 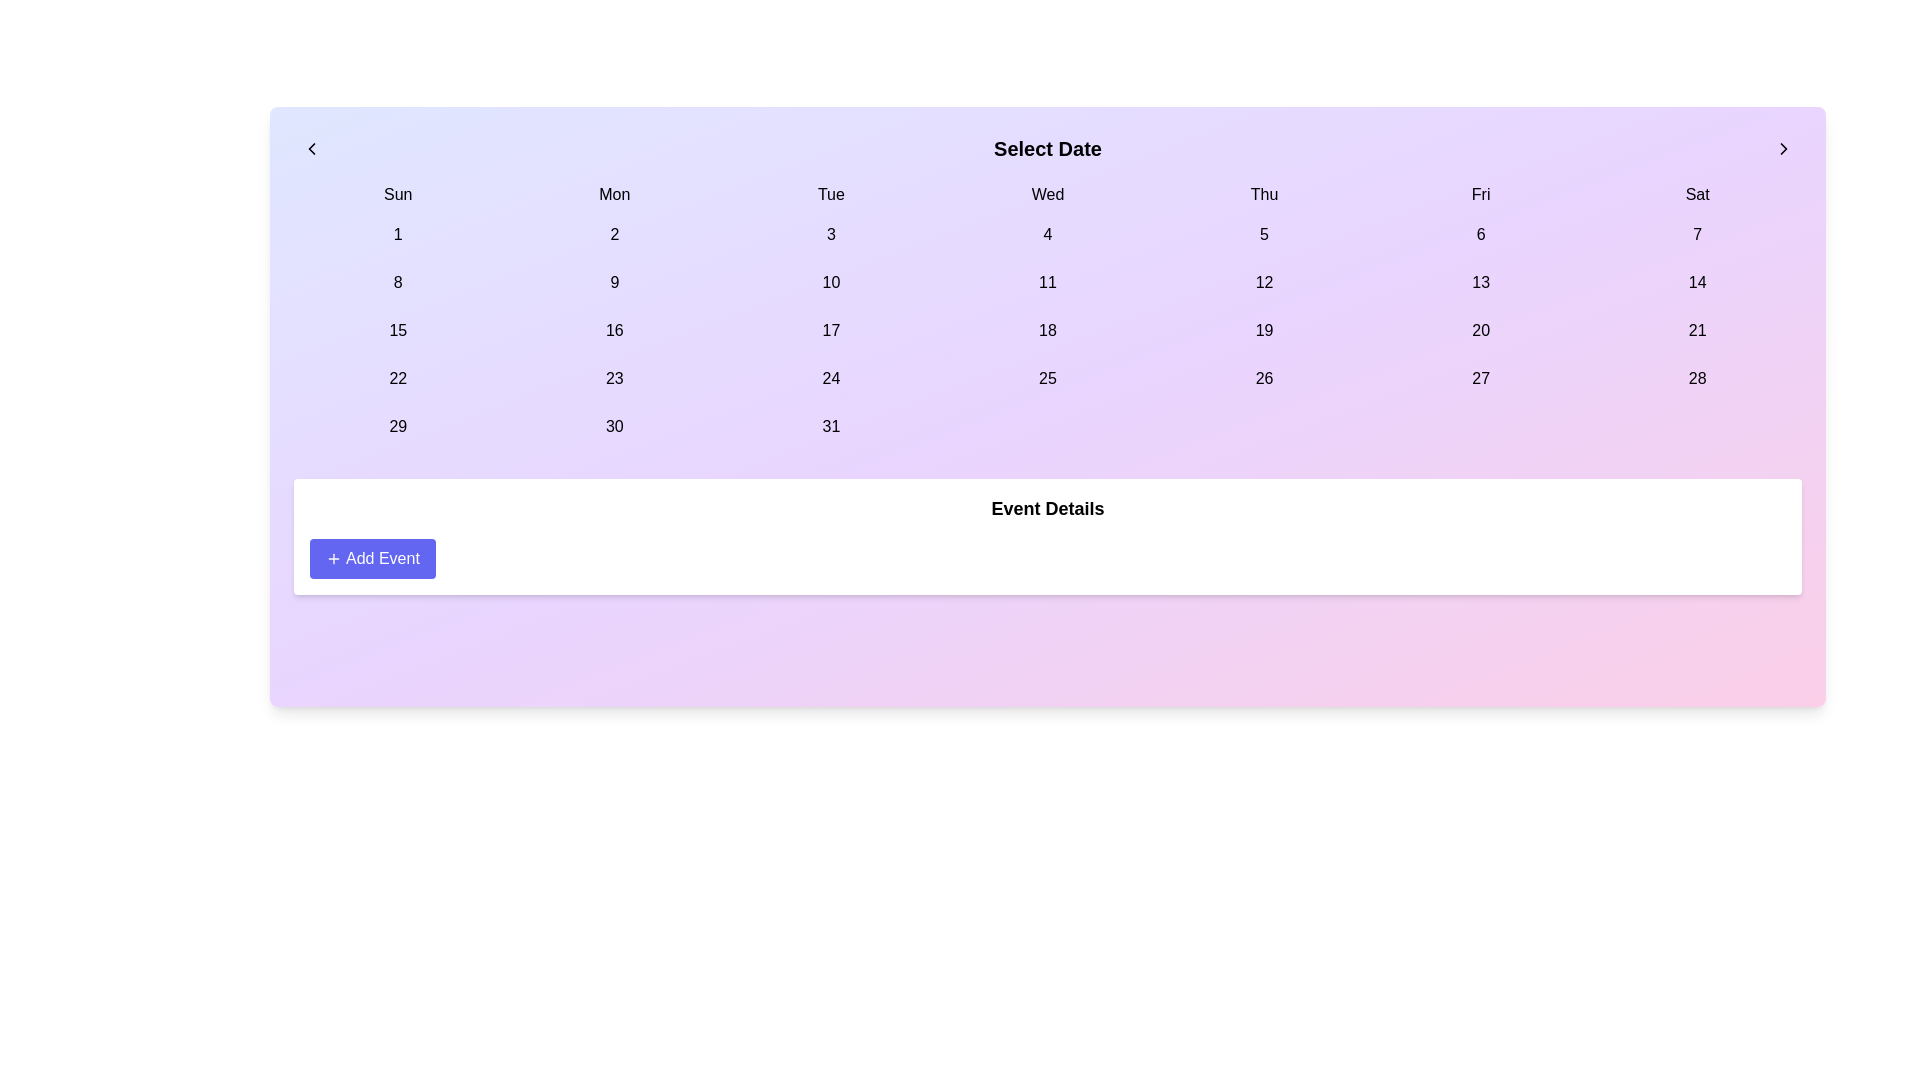 What do you see at coordinates (1696, 330) in the screenshot?
I see `the selectable date button for the 21st in the Saturday column of the calendar interface` at bounding box center [1696, 330].